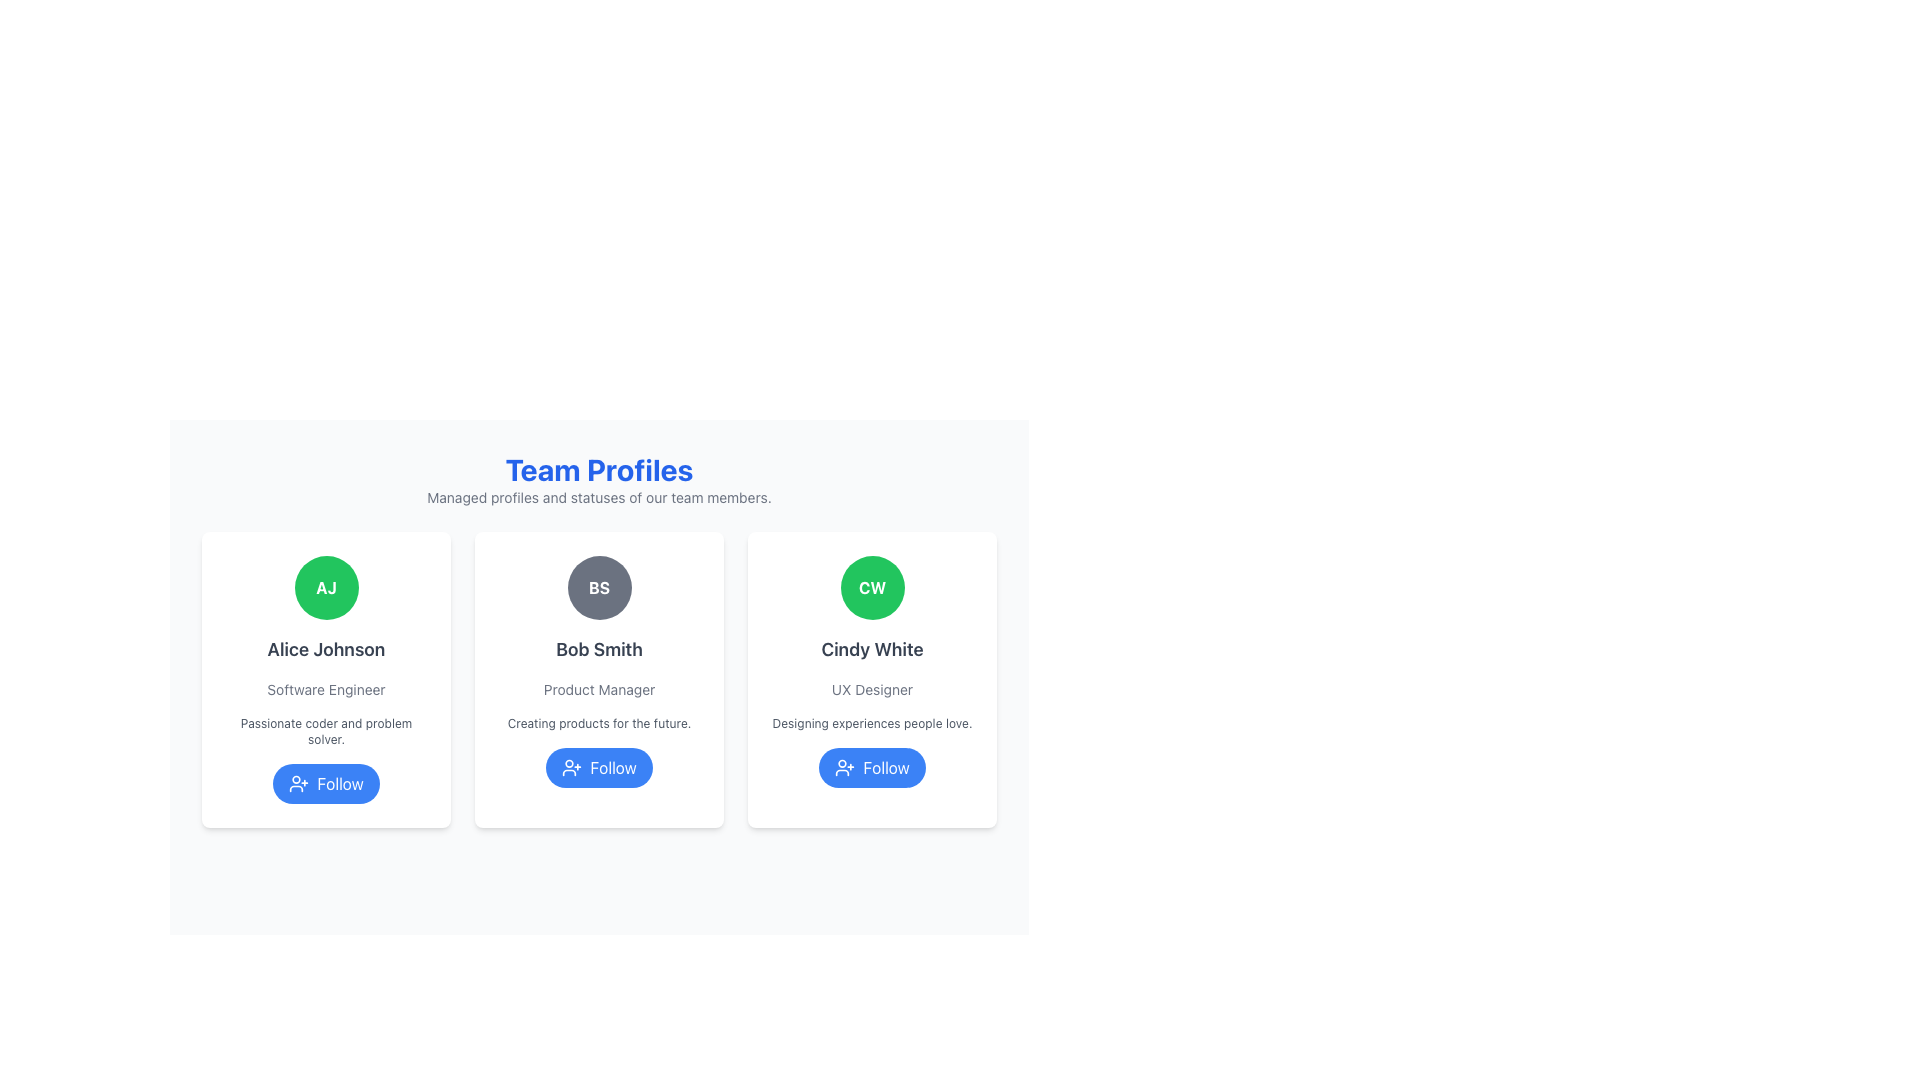 The width and height of the screenshot is (1920, 1080). I want to click on the circular badge with 'CW' text in white on a bright green background, located at the top of the card for Cindy White, the rightmost card, so click(872, 586).